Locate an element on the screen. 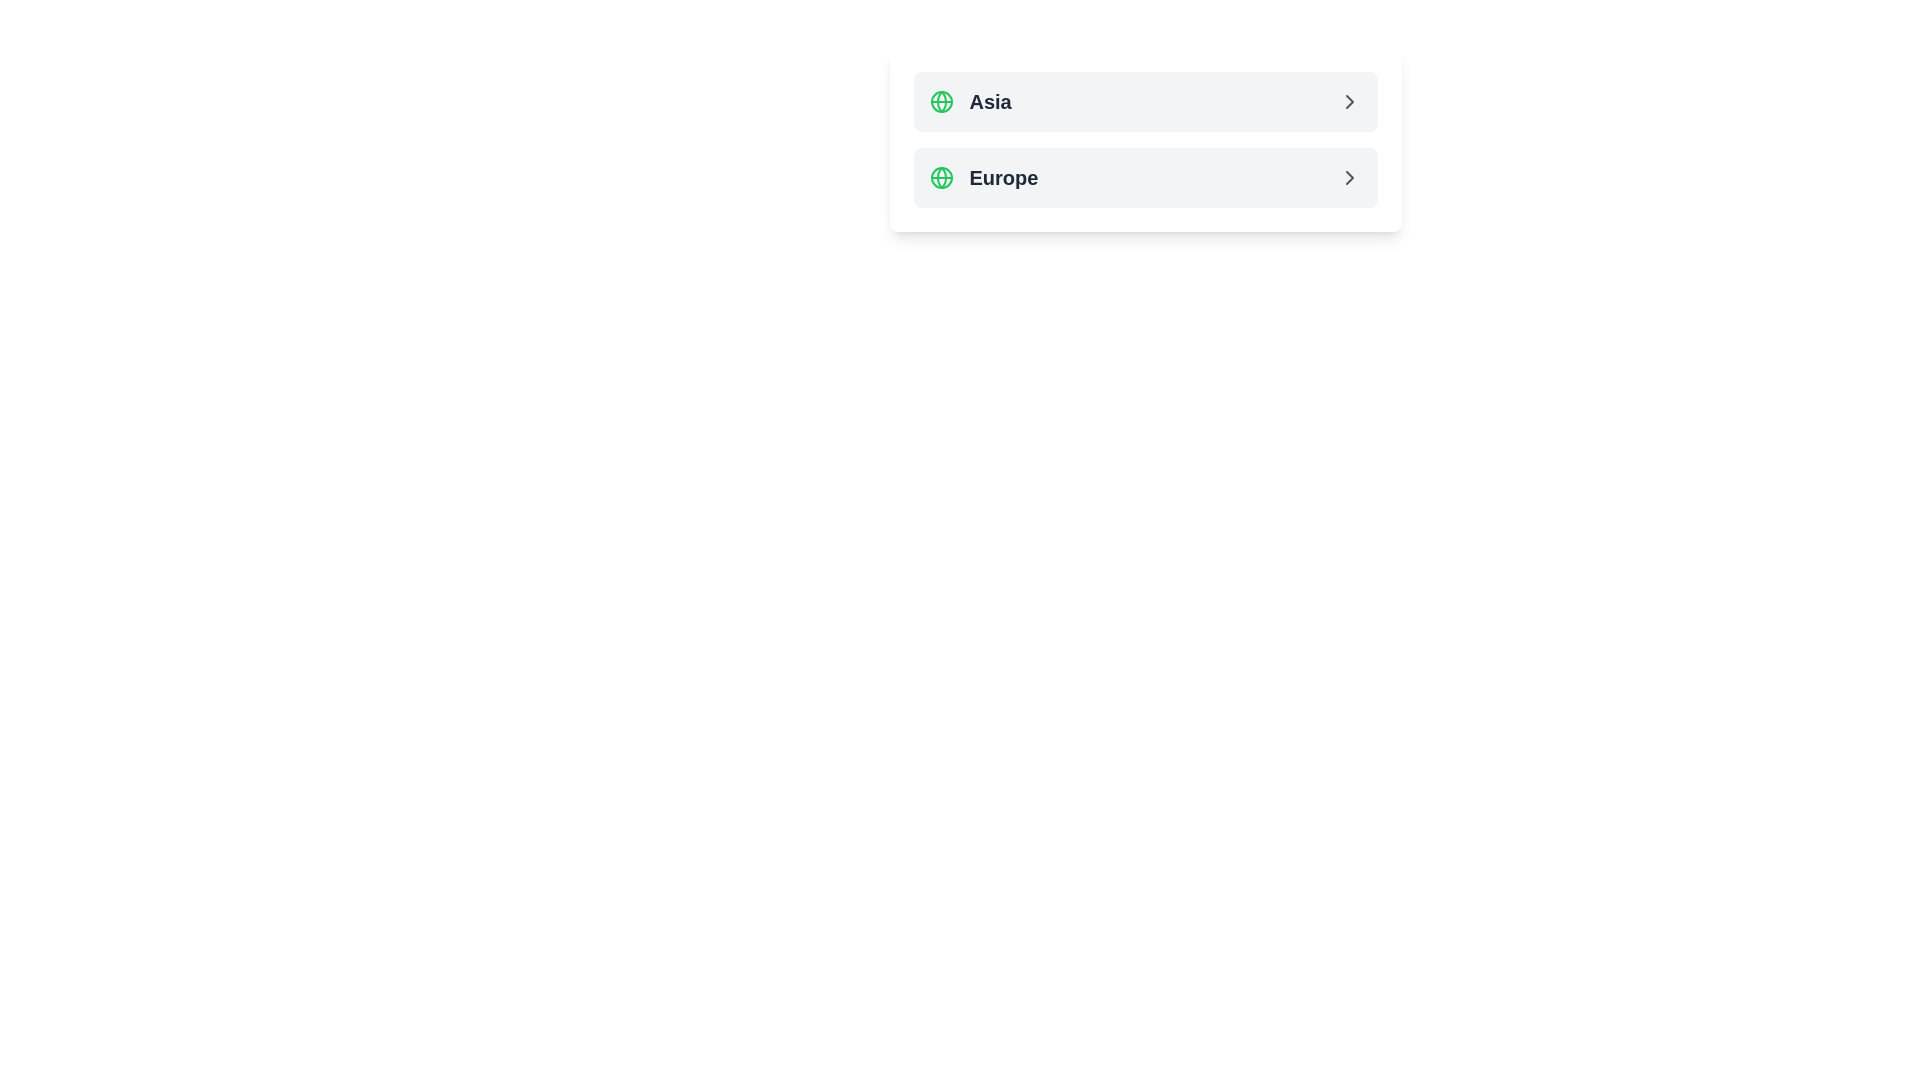 The image size is (1920, 1080). the chevron icon located on the far right side of the list item labeled 'Europe' is located at coordinates (1349, 176).